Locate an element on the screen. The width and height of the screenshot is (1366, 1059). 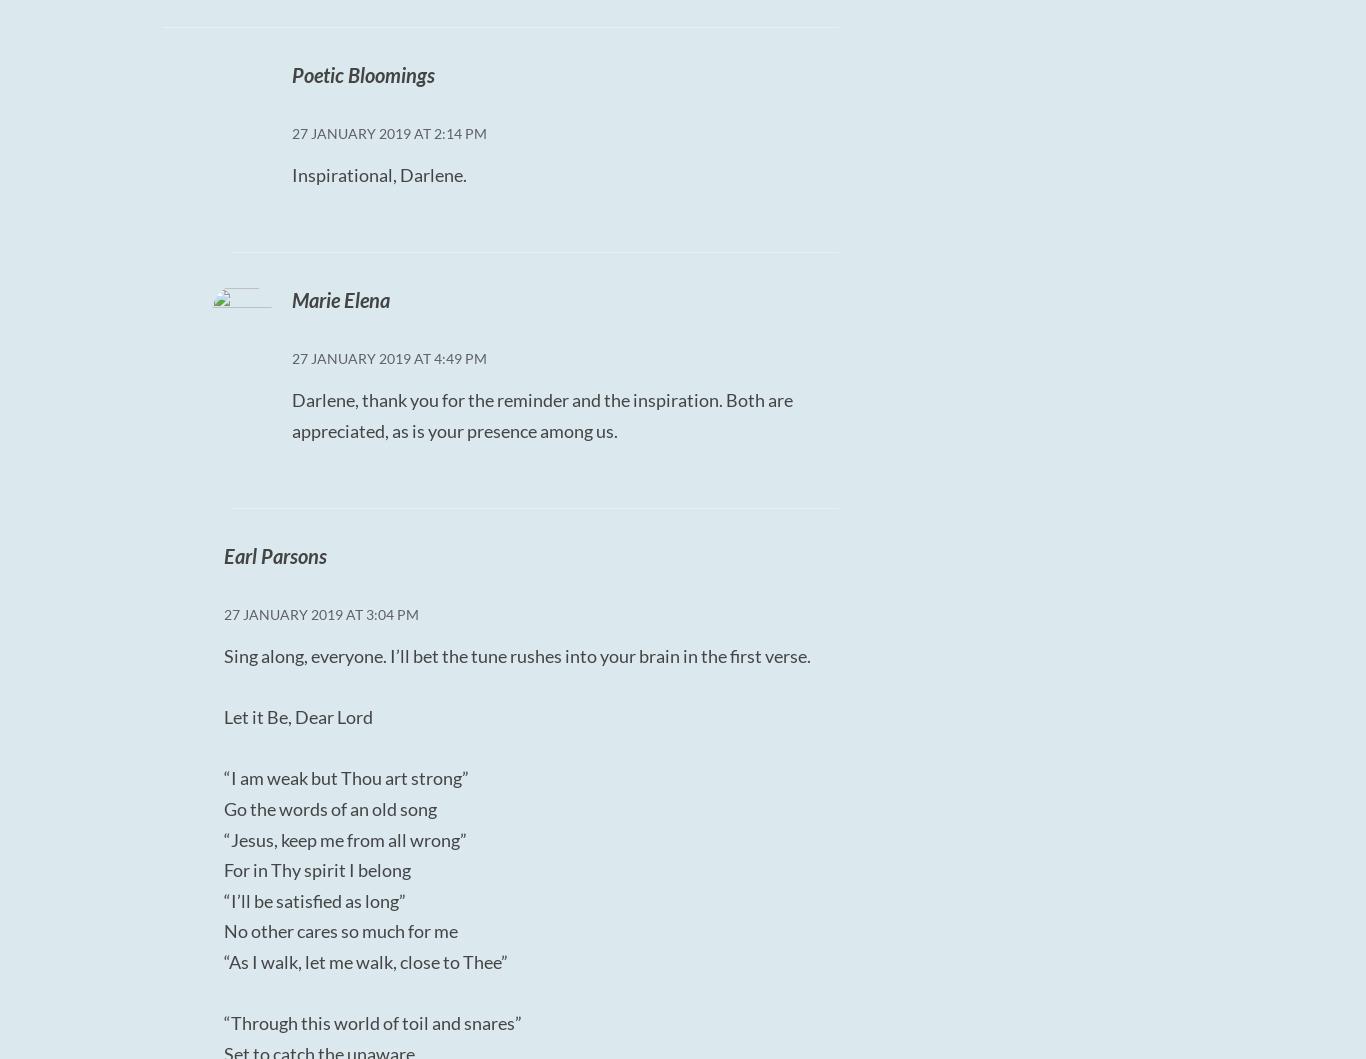
'No other cares so much for me' is located at coordinates (340, 930).